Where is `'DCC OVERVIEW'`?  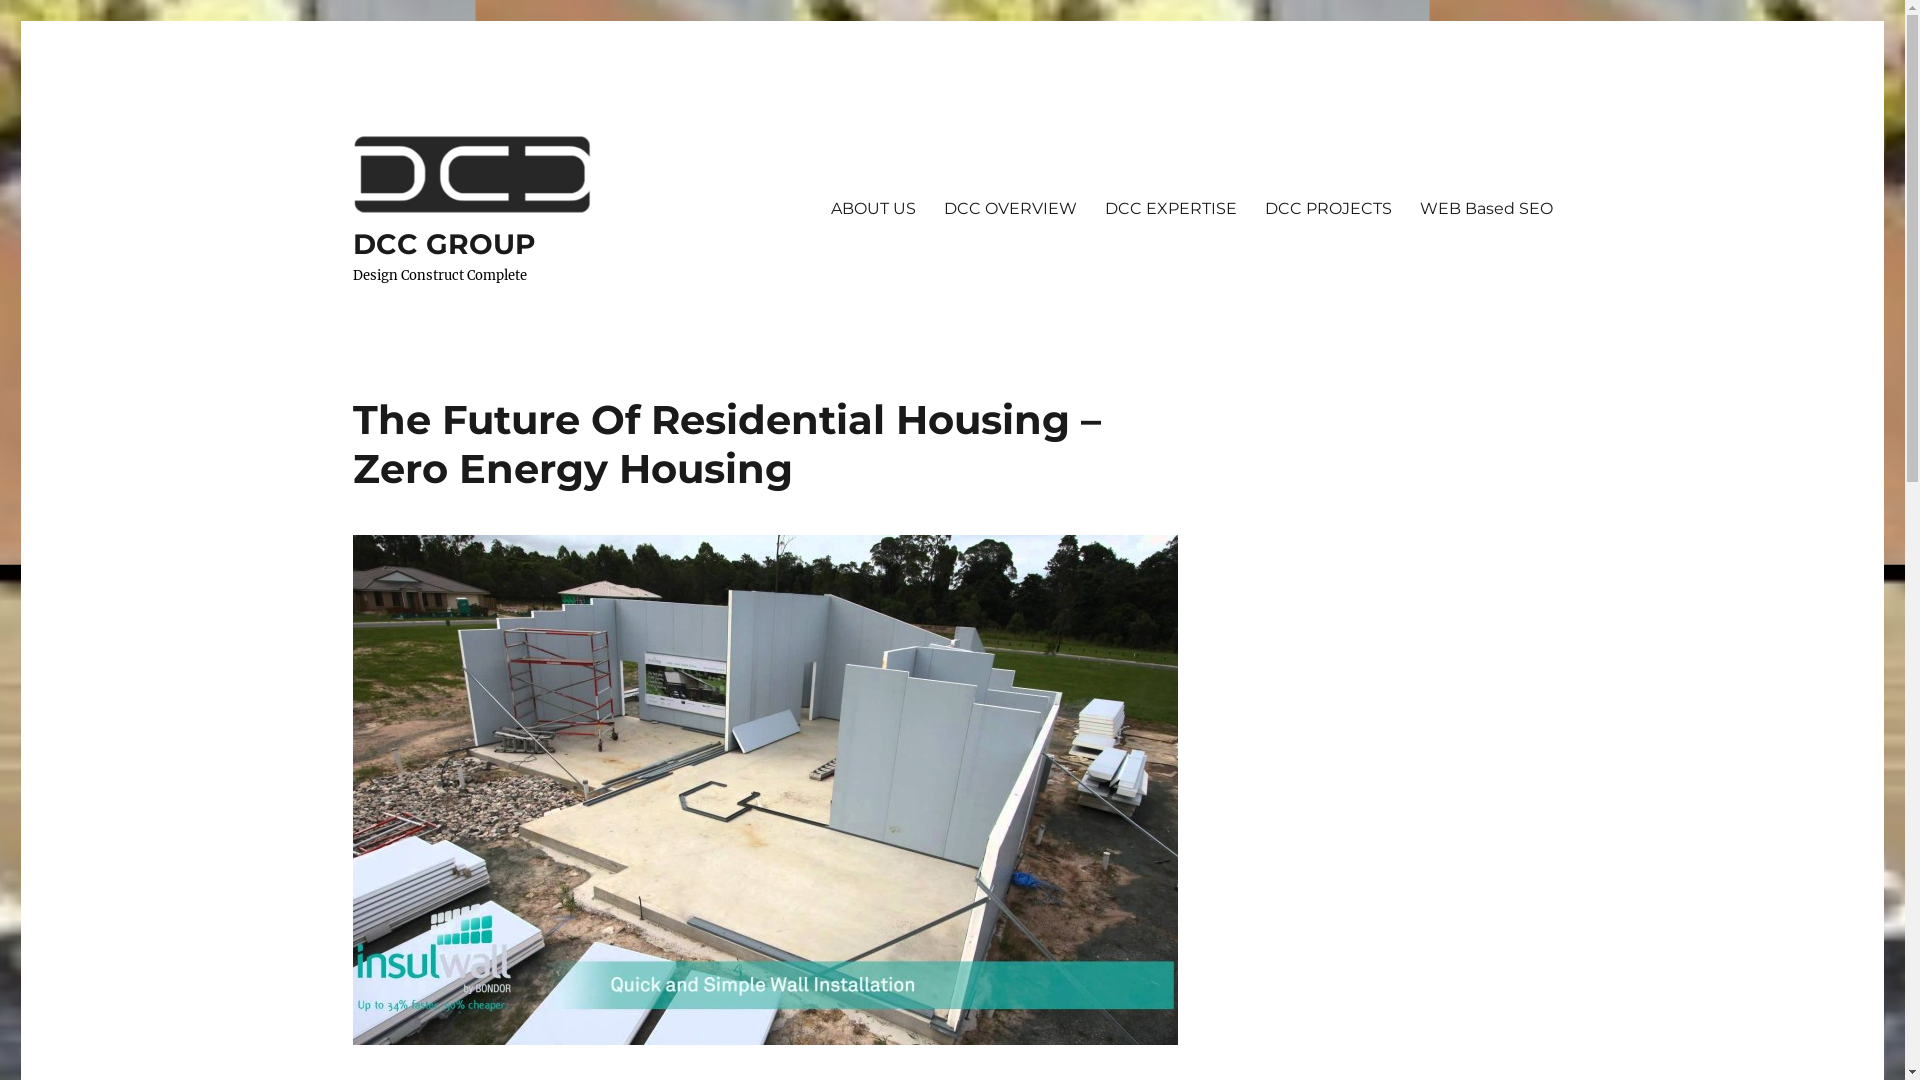
'DCC OVERVIEW' is located at coordinates (1010, 208).